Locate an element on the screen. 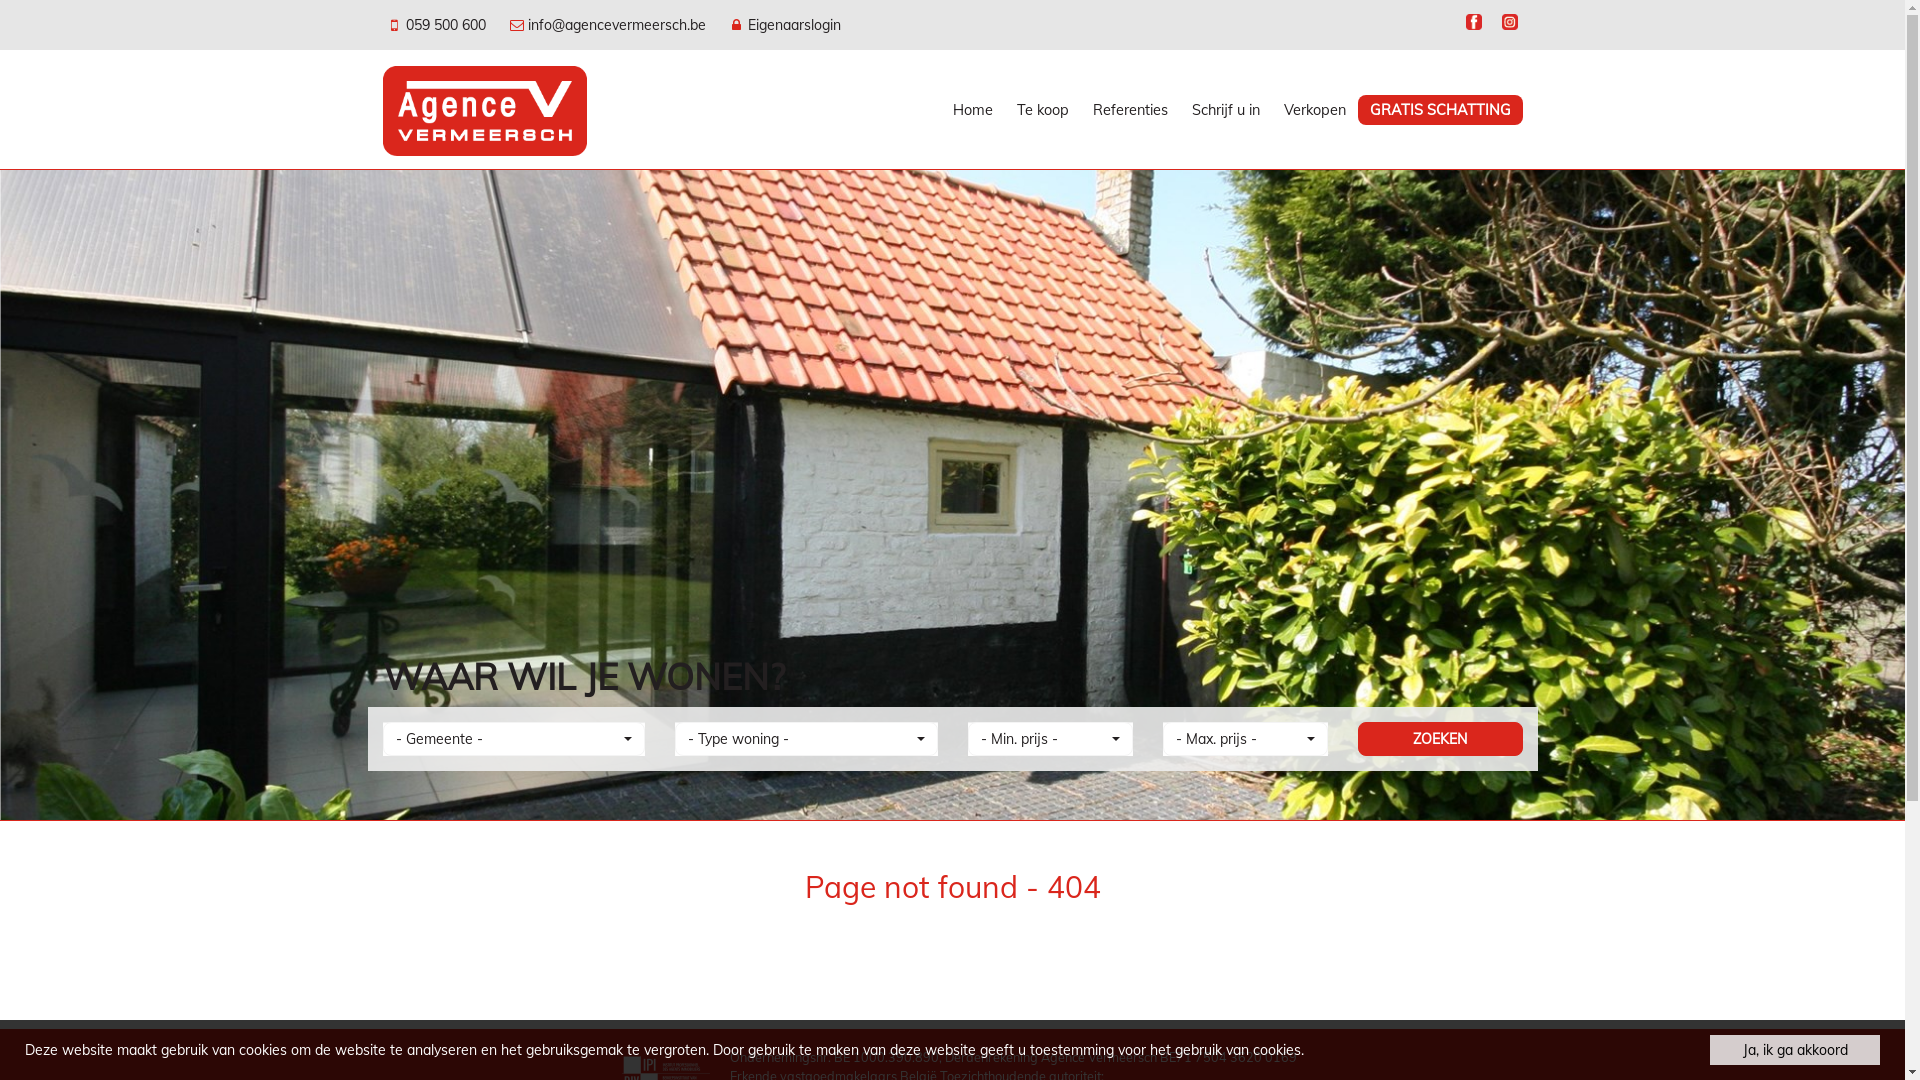 The height and width of the screenshot is (1080, 1920). 'Agence Vermeersch' is located at coordinates (484, 109).